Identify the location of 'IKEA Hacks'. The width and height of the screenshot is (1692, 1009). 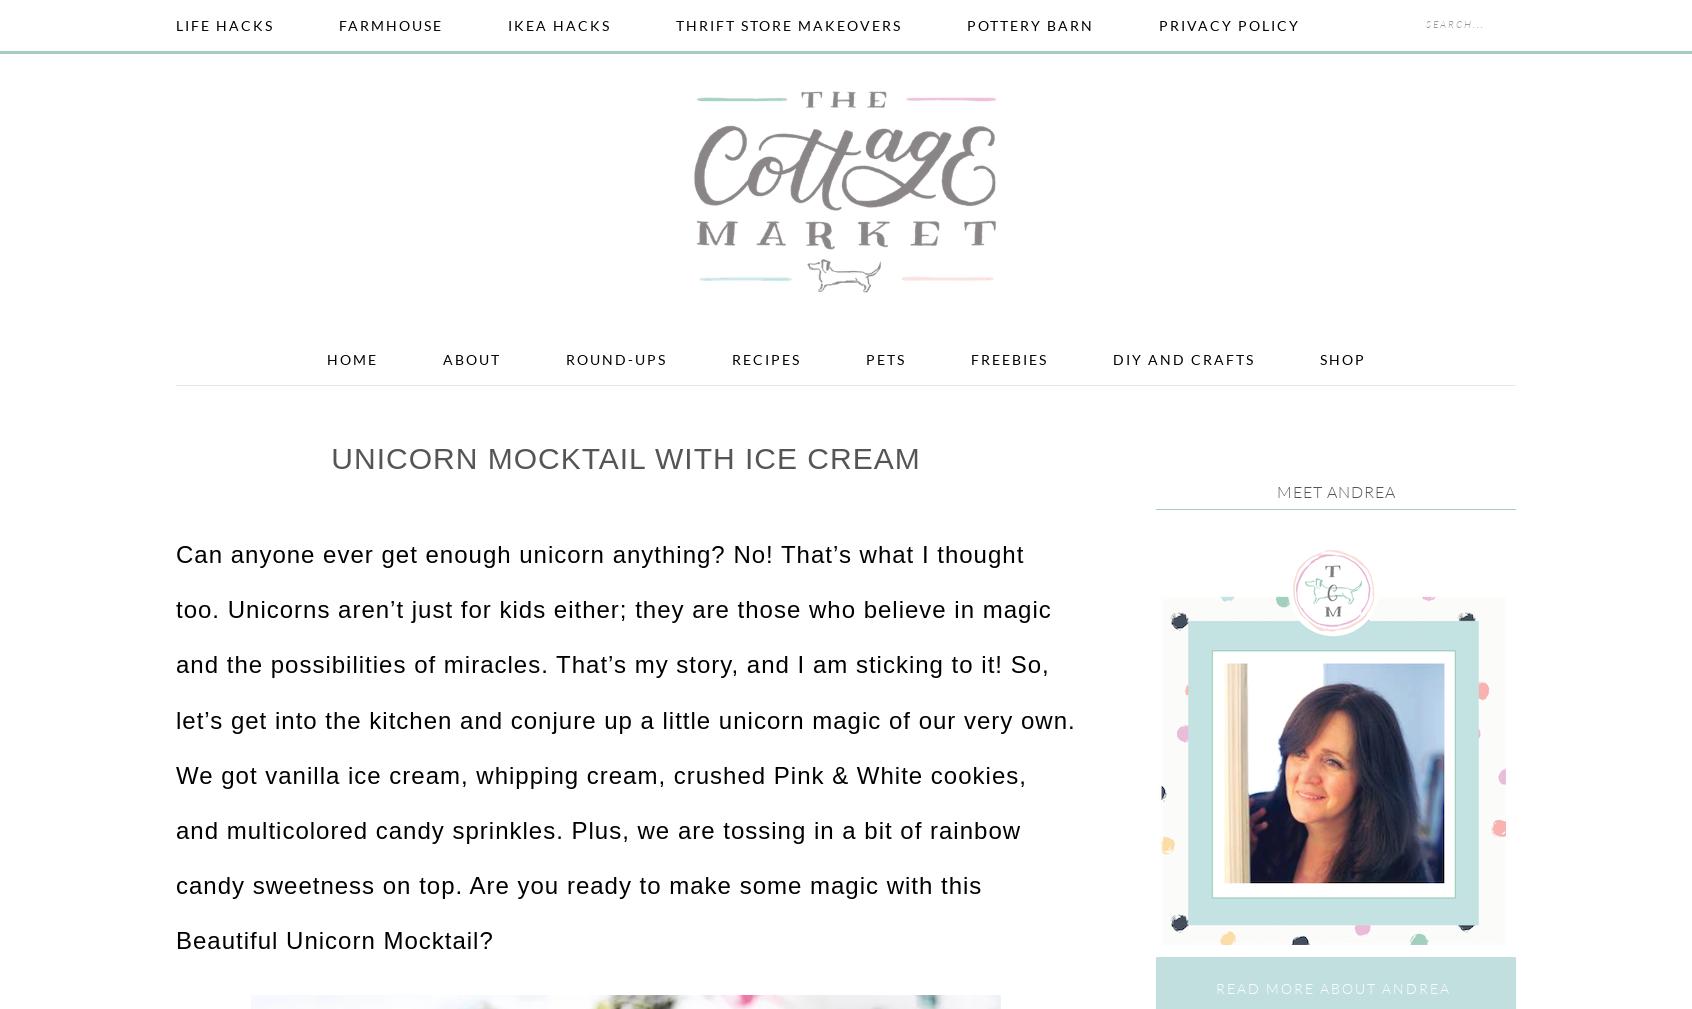
(559, 24).